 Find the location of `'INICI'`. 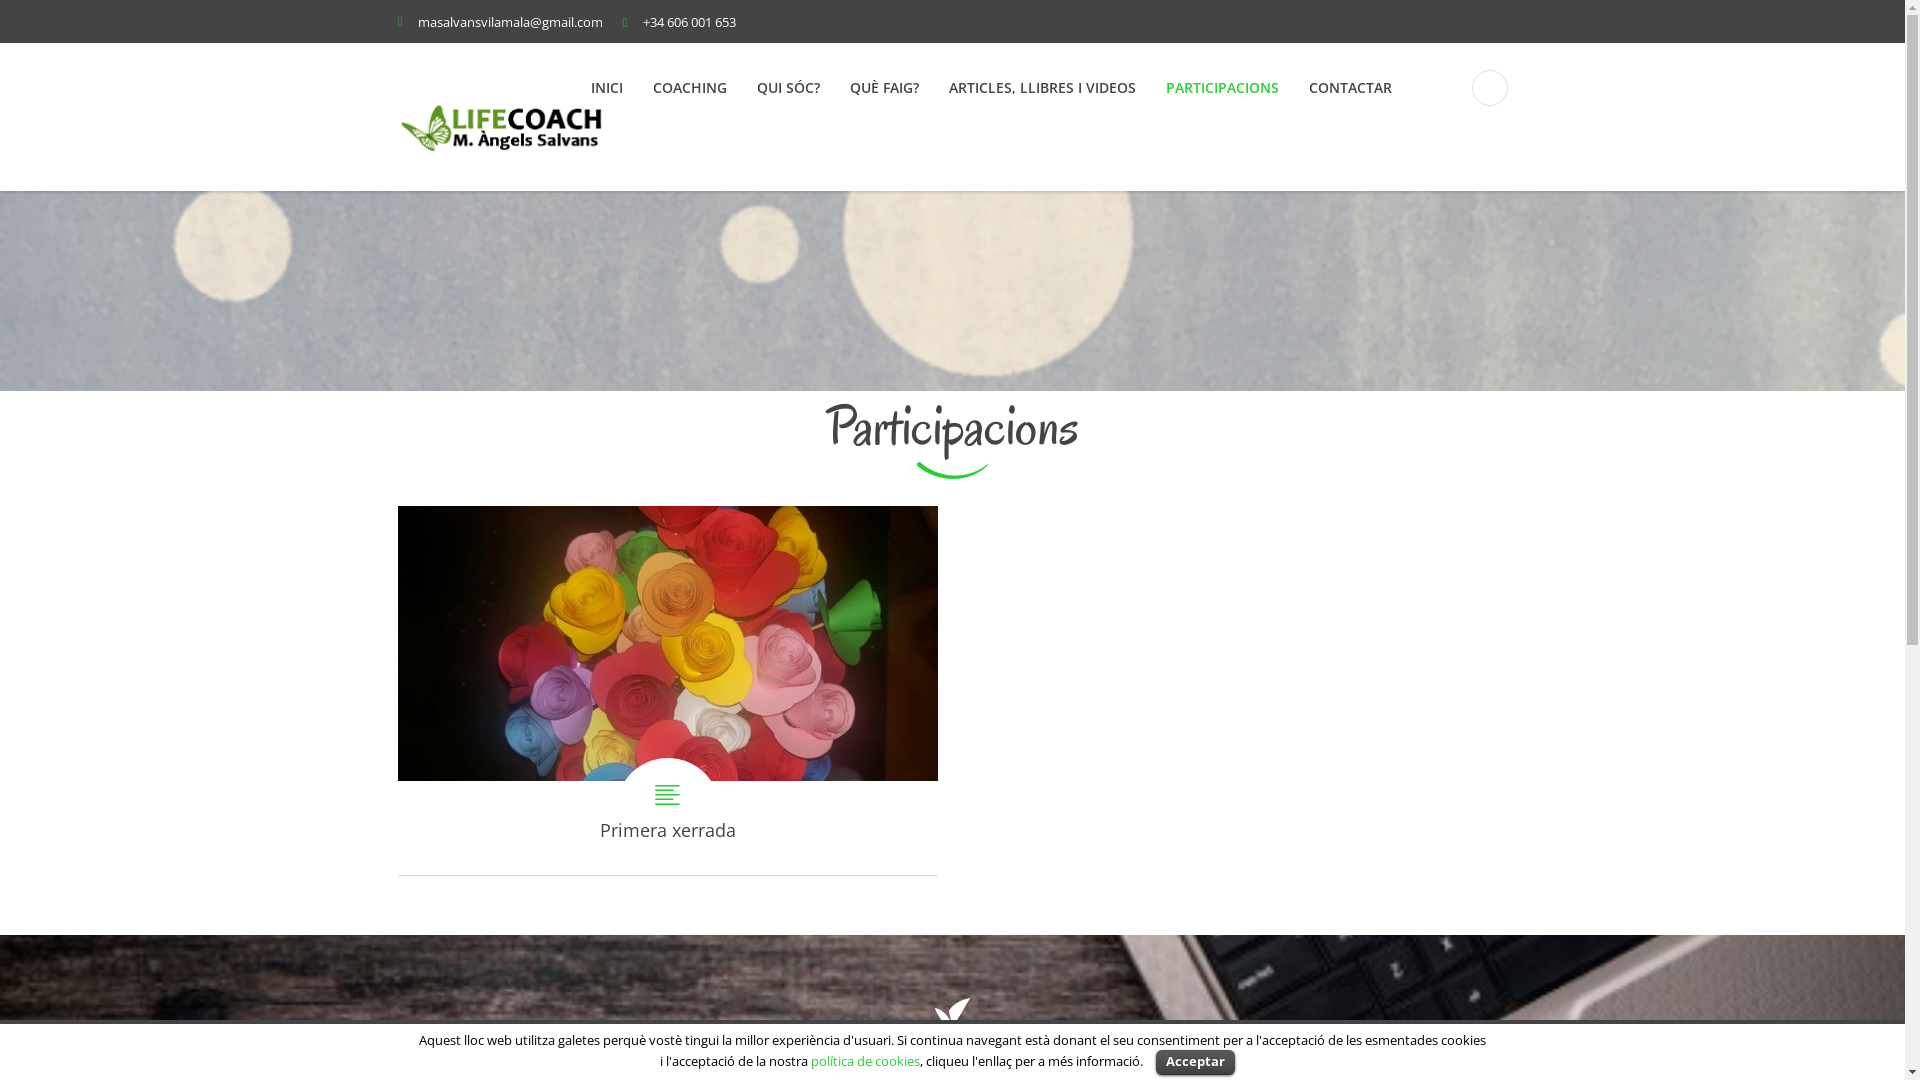

'INICI' is located at coordinates (604, 86).